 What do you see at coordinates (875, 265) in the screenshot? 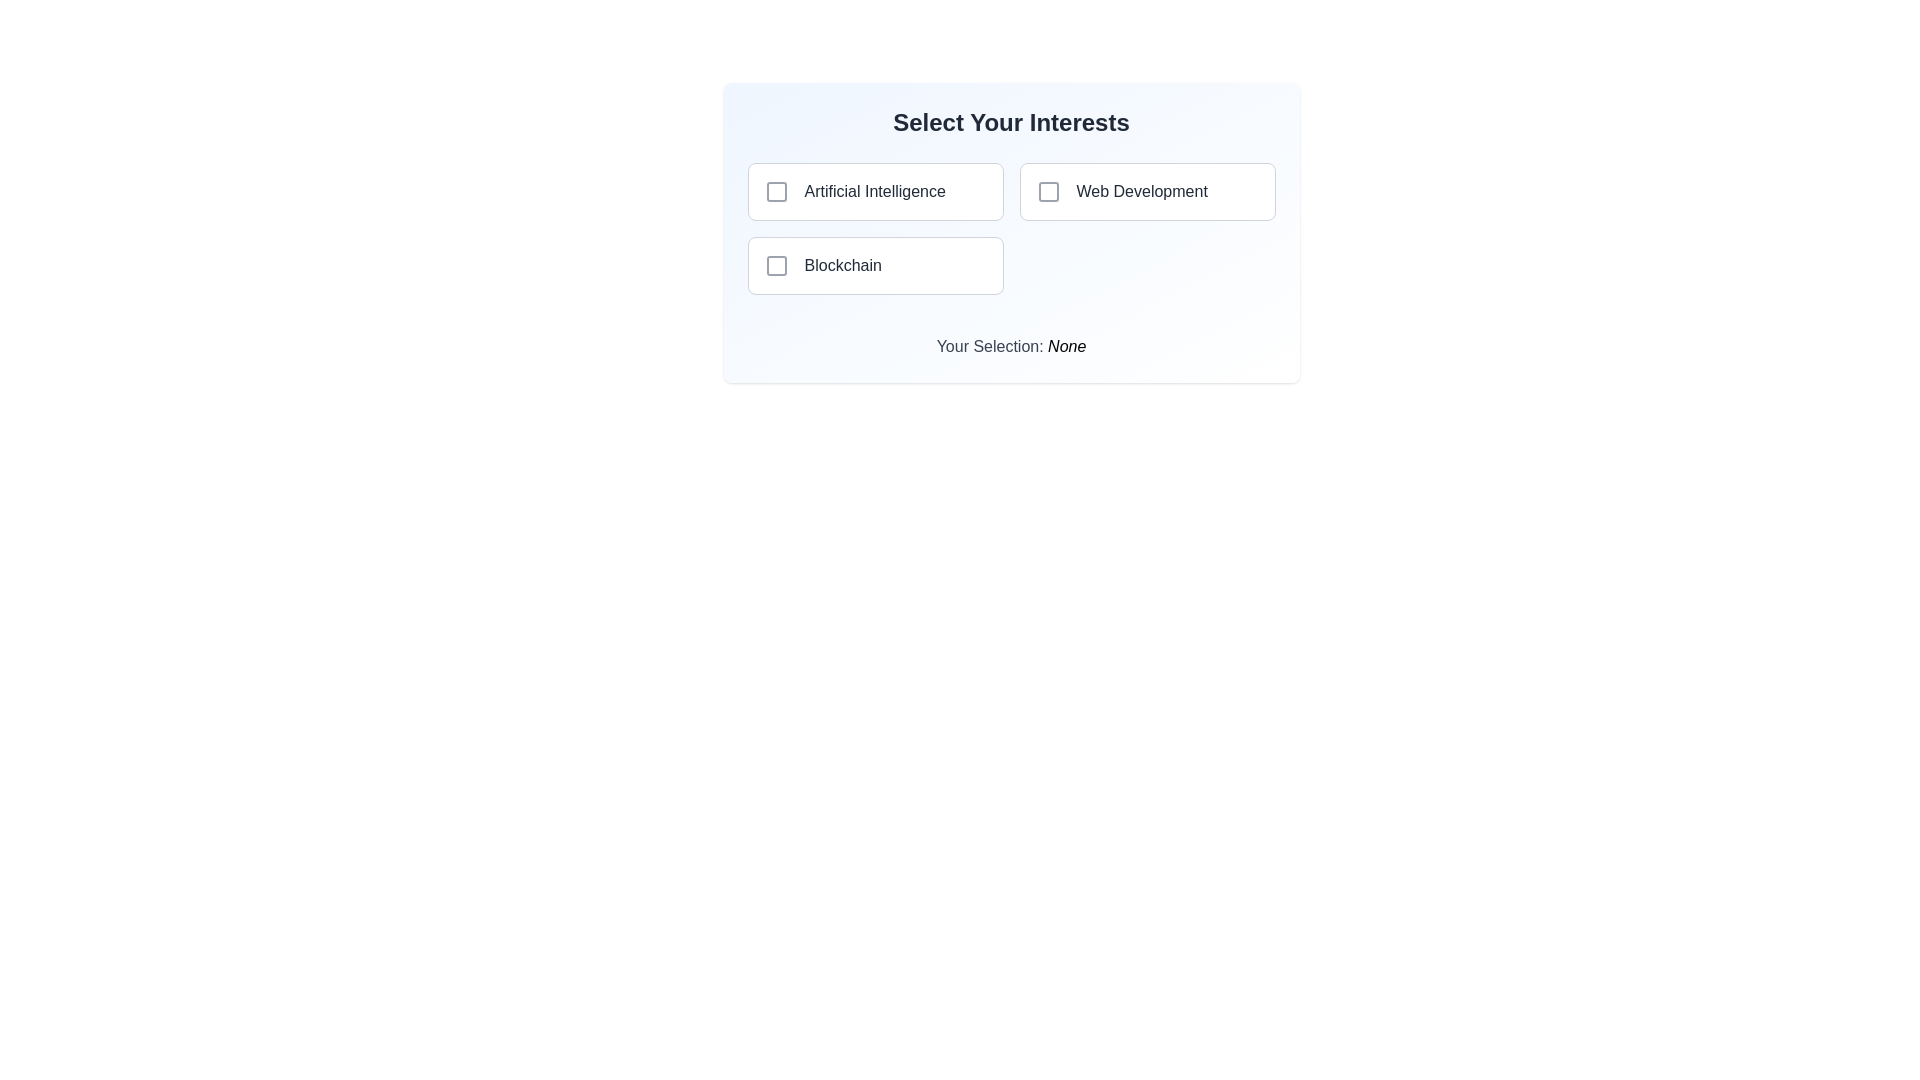
I see `the 'Blockchain' selectable item with an associated checkbox, which is the third option in a 2x2 grid layout of selectable options` at bounding box center [875, 265].